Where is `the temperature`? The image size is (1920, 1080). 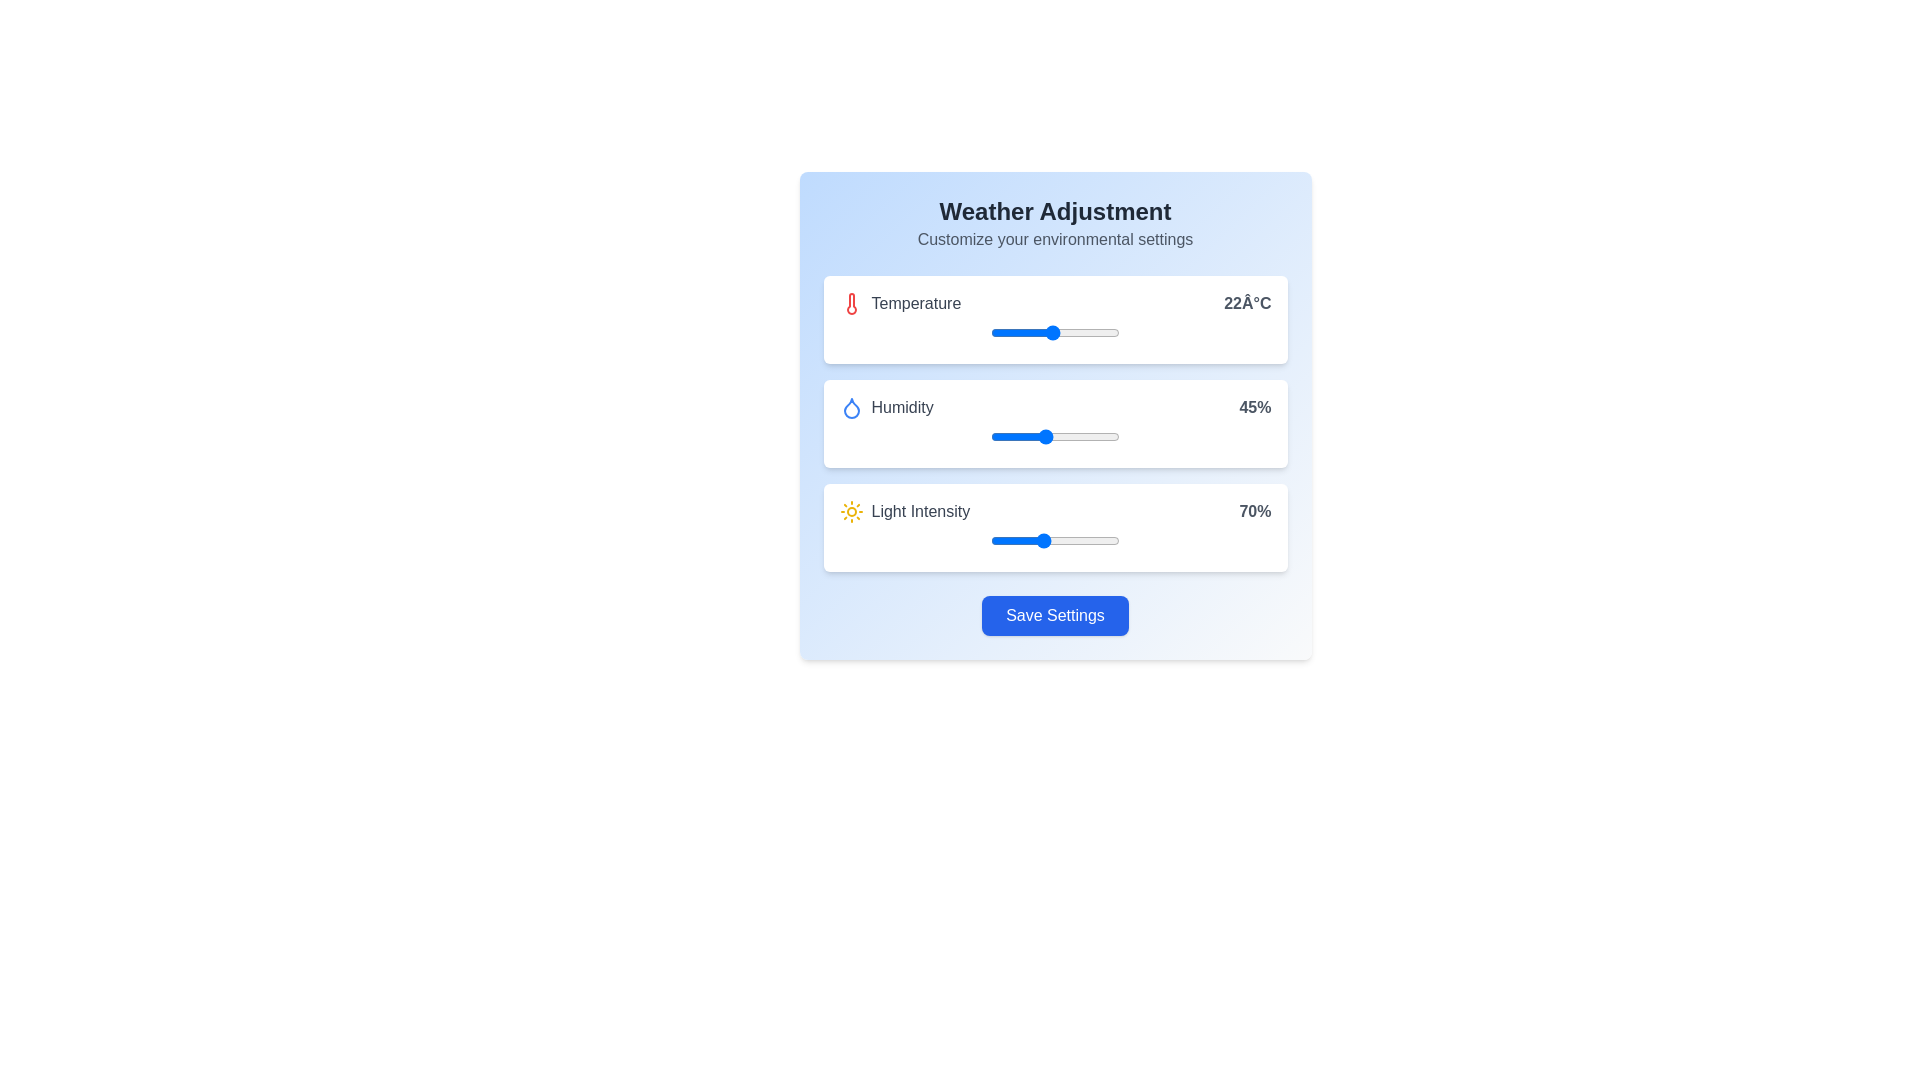 the temperature is located at coordinates (1022, 331).